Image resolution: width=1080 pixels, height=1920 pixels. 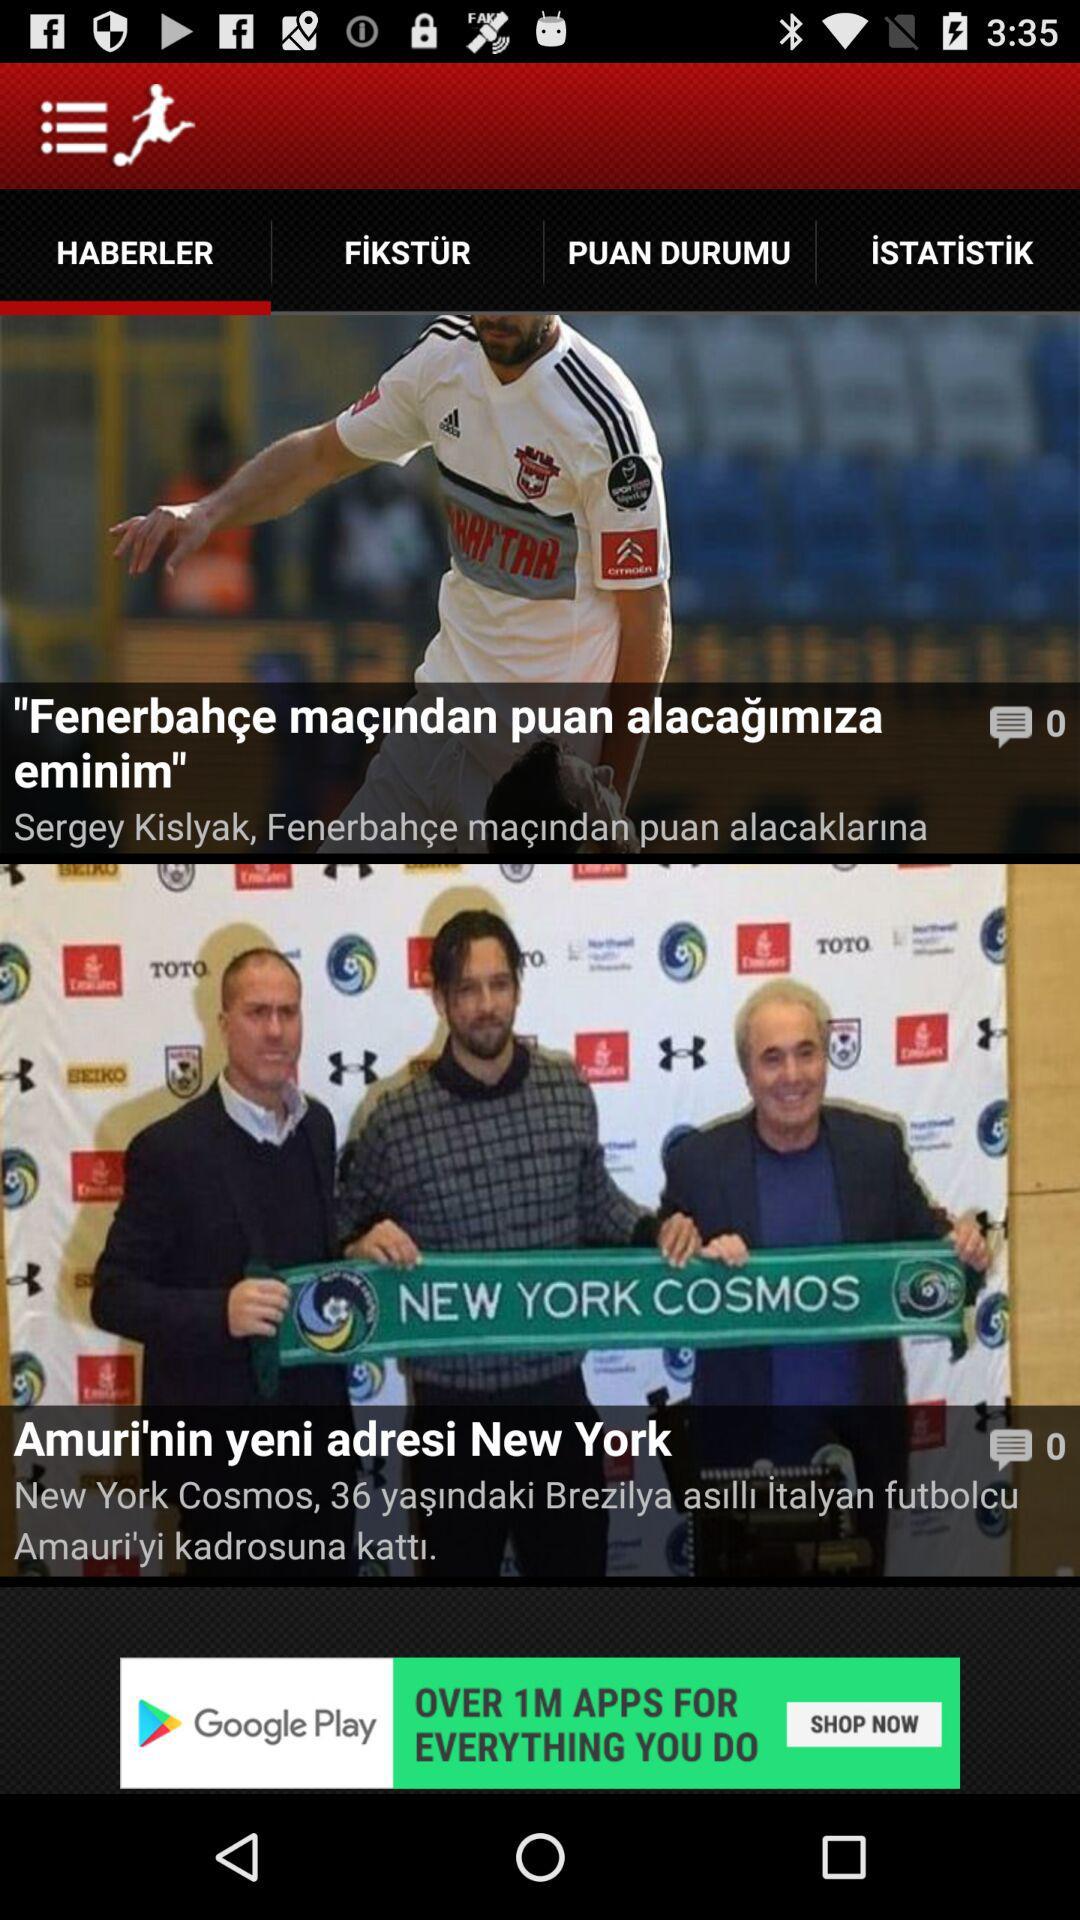 What do you see at coordinates (678, 251) in the screenshot?
I see `puan durumu icon` at bounding box center [678, 251].